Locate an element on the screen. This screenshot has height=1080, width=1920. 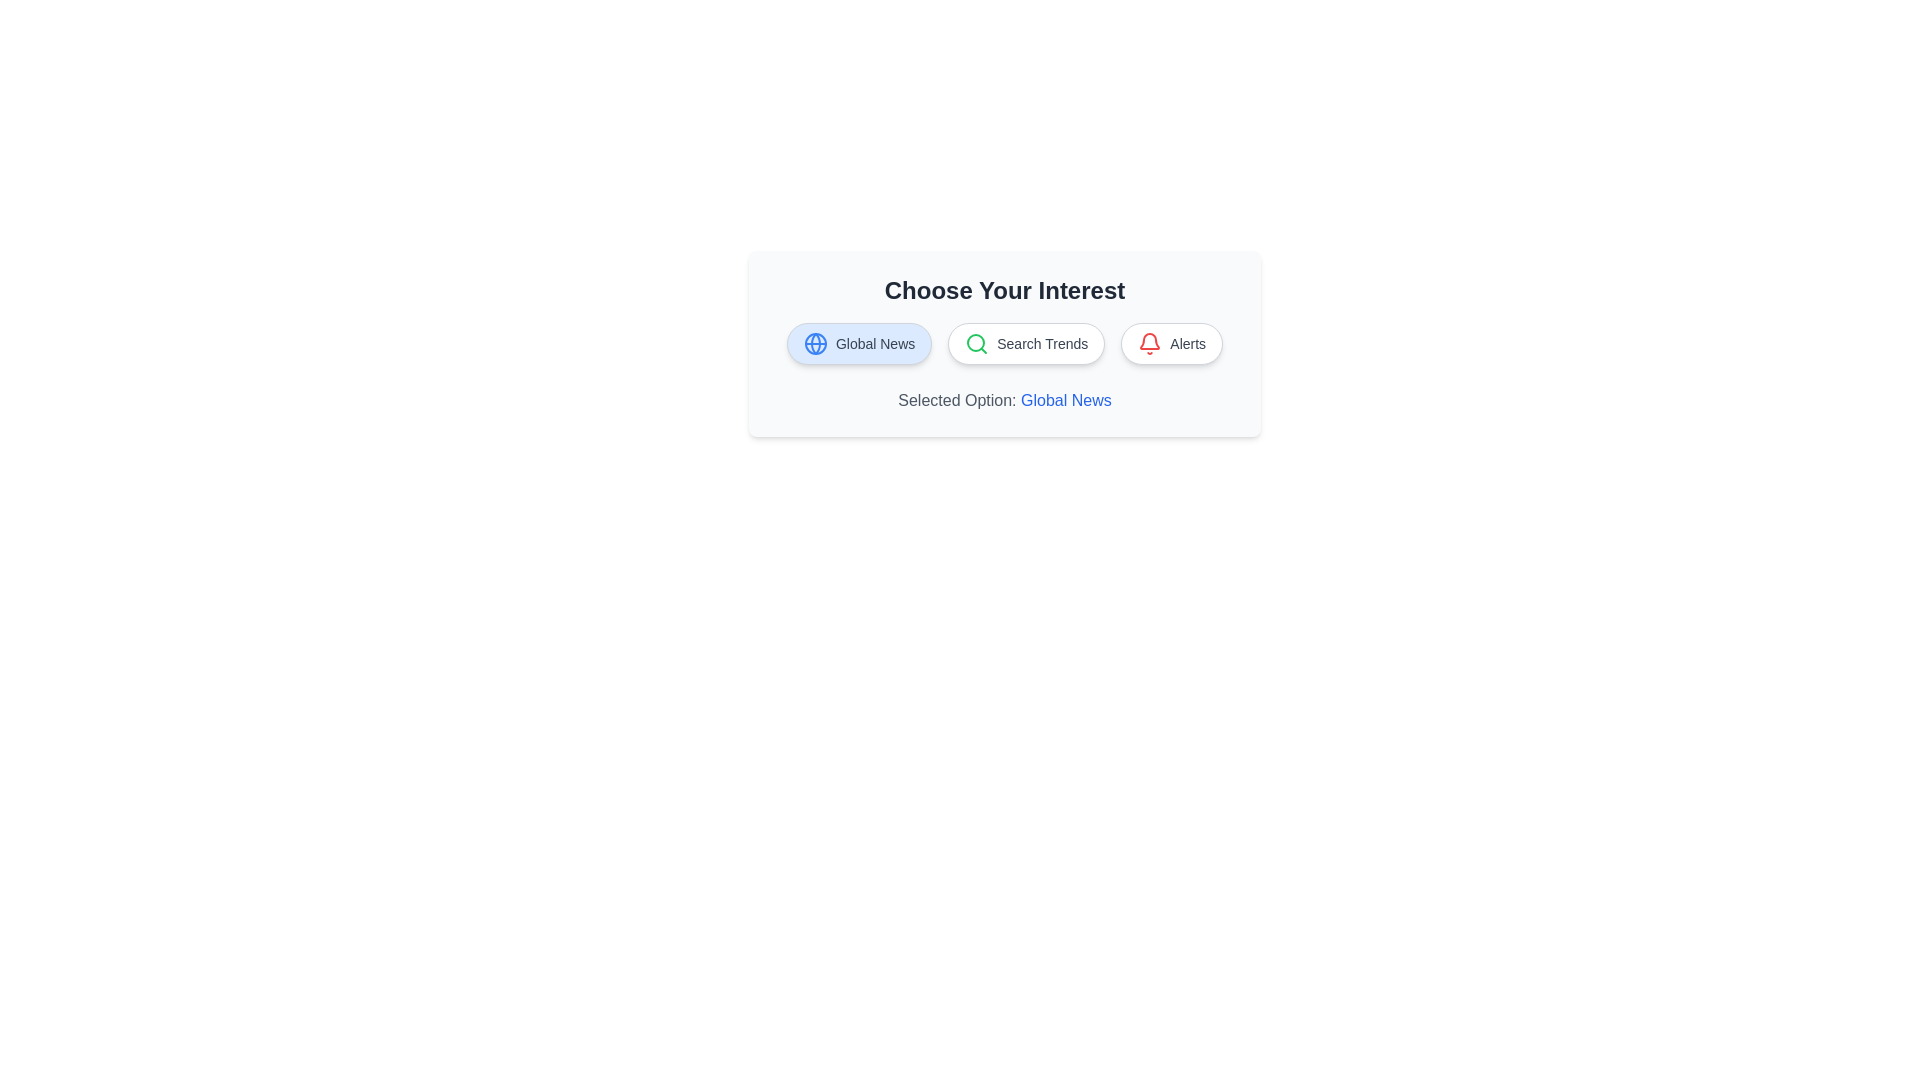
the chip labeled Search Trends to update the selected option is located at coordinates (1026, 342).